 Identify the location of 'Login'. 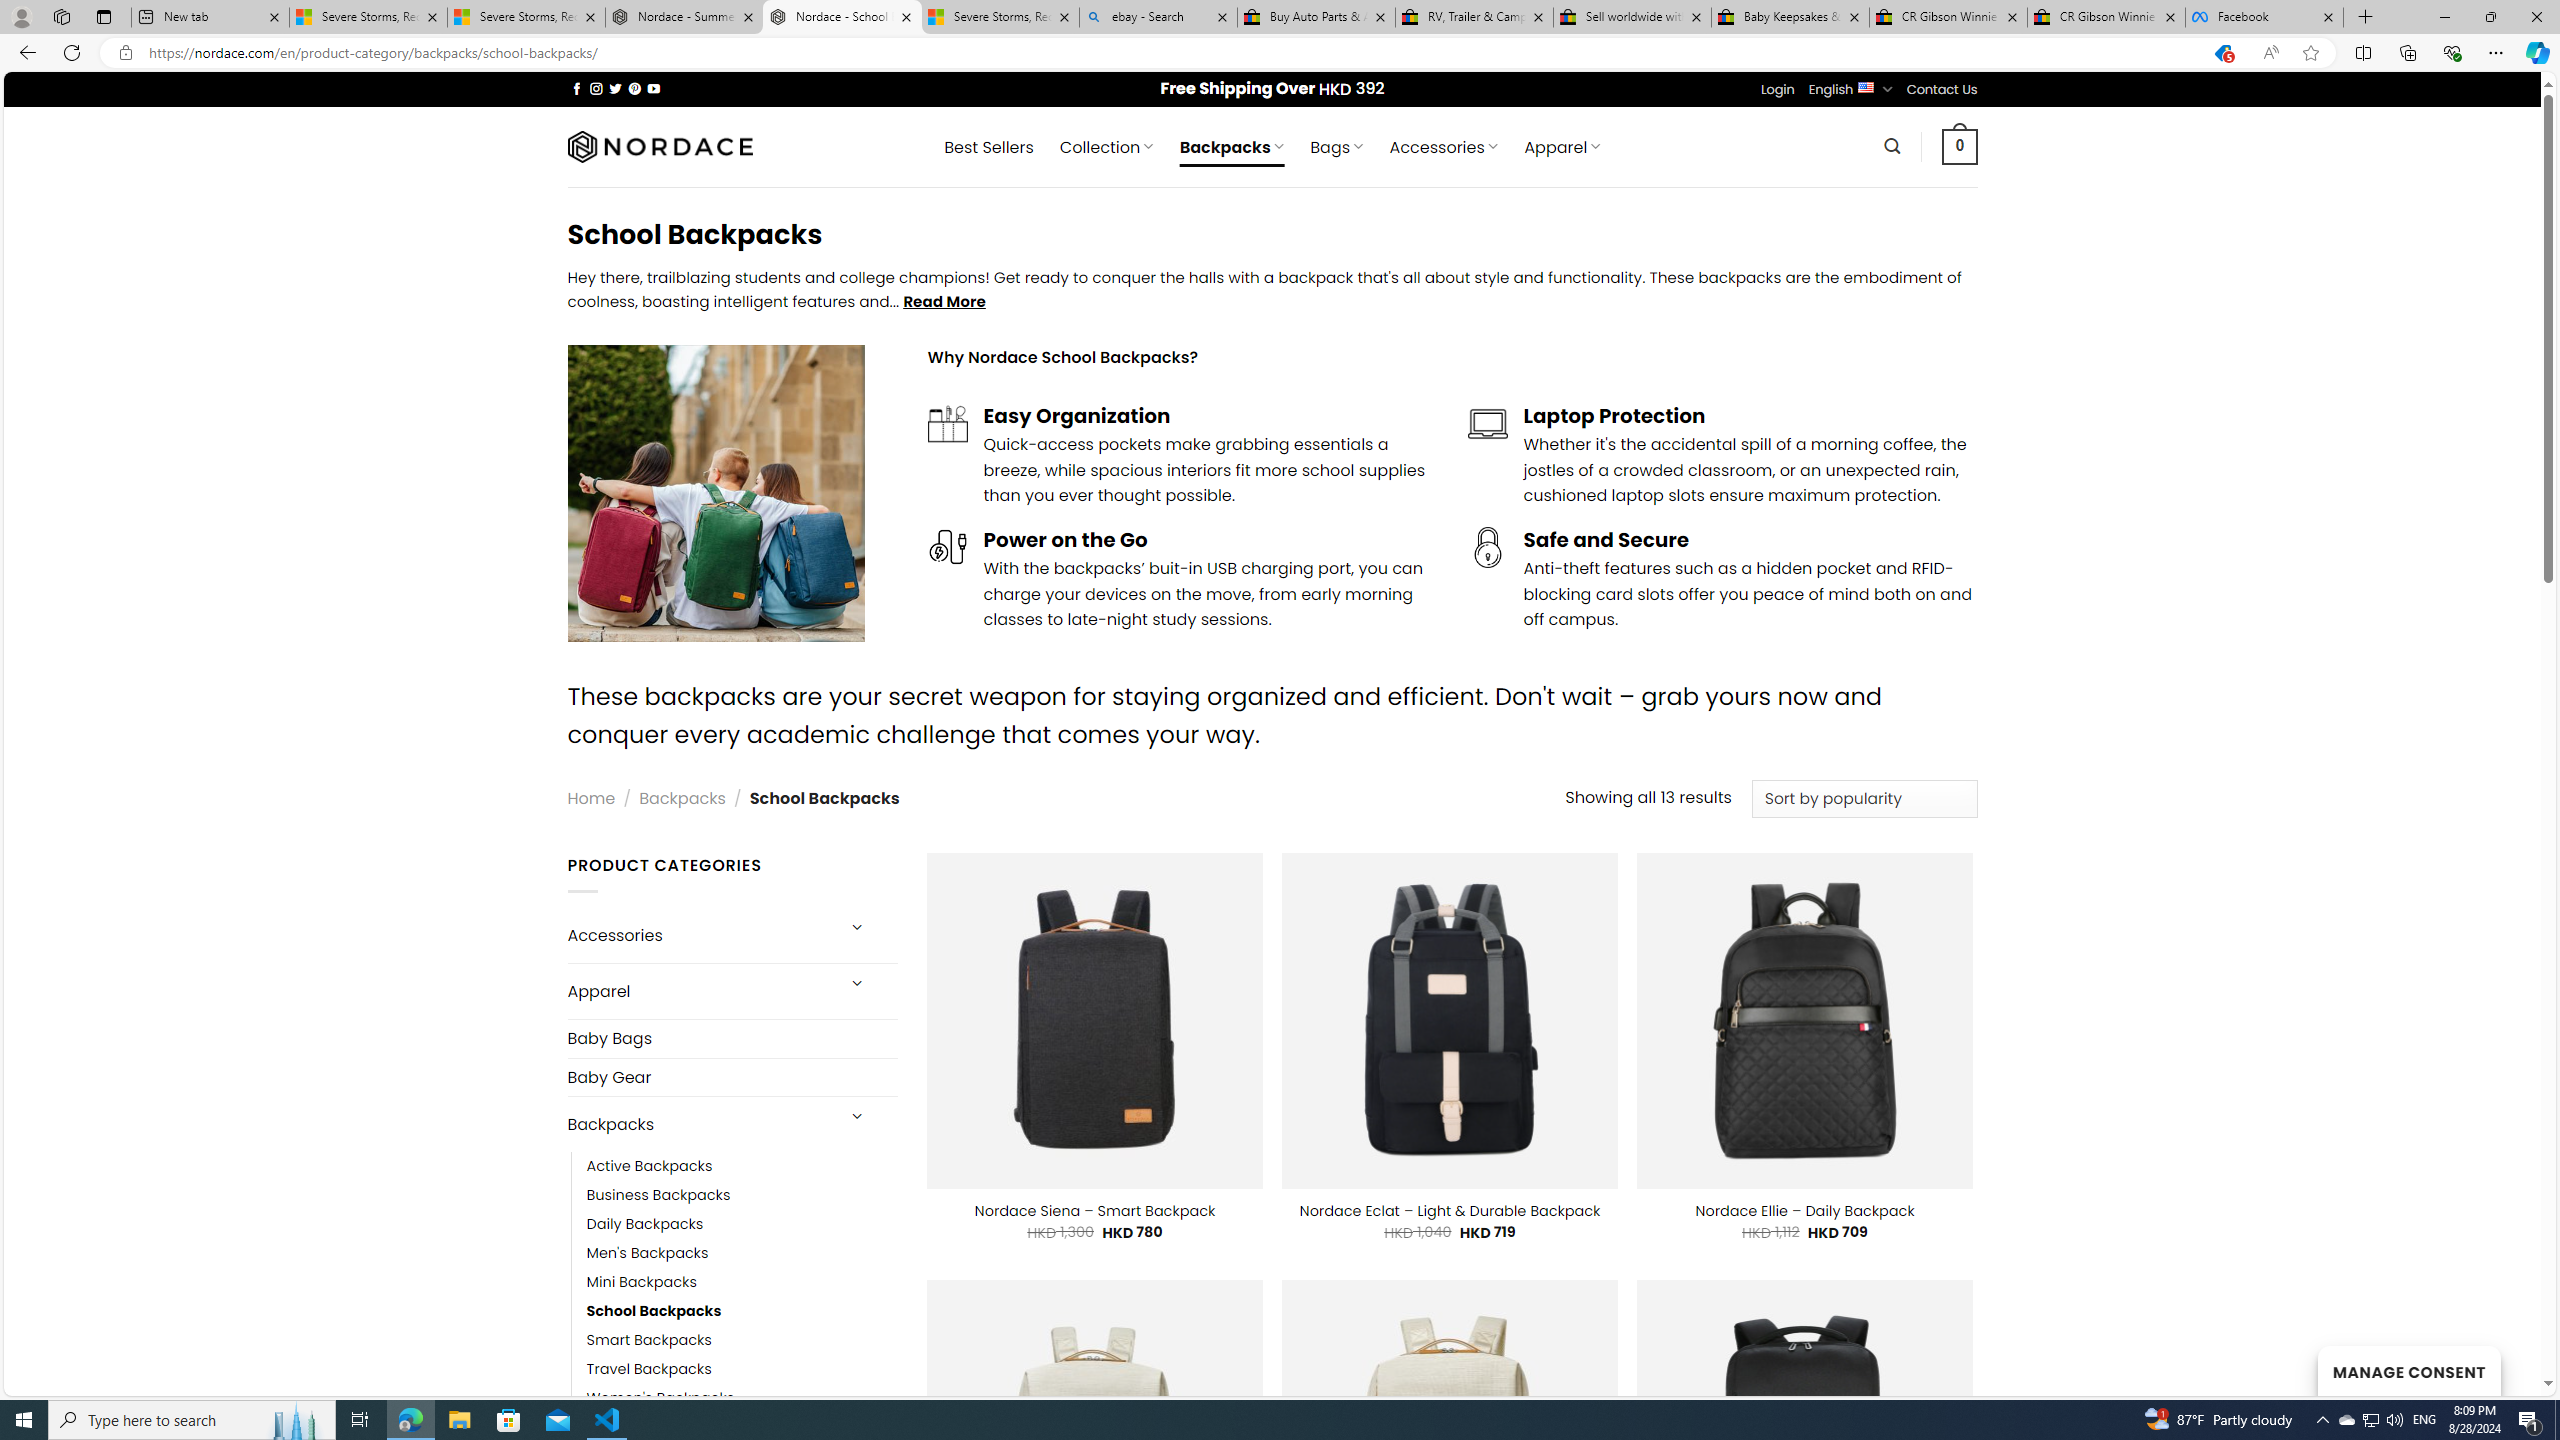
(1777, 89).